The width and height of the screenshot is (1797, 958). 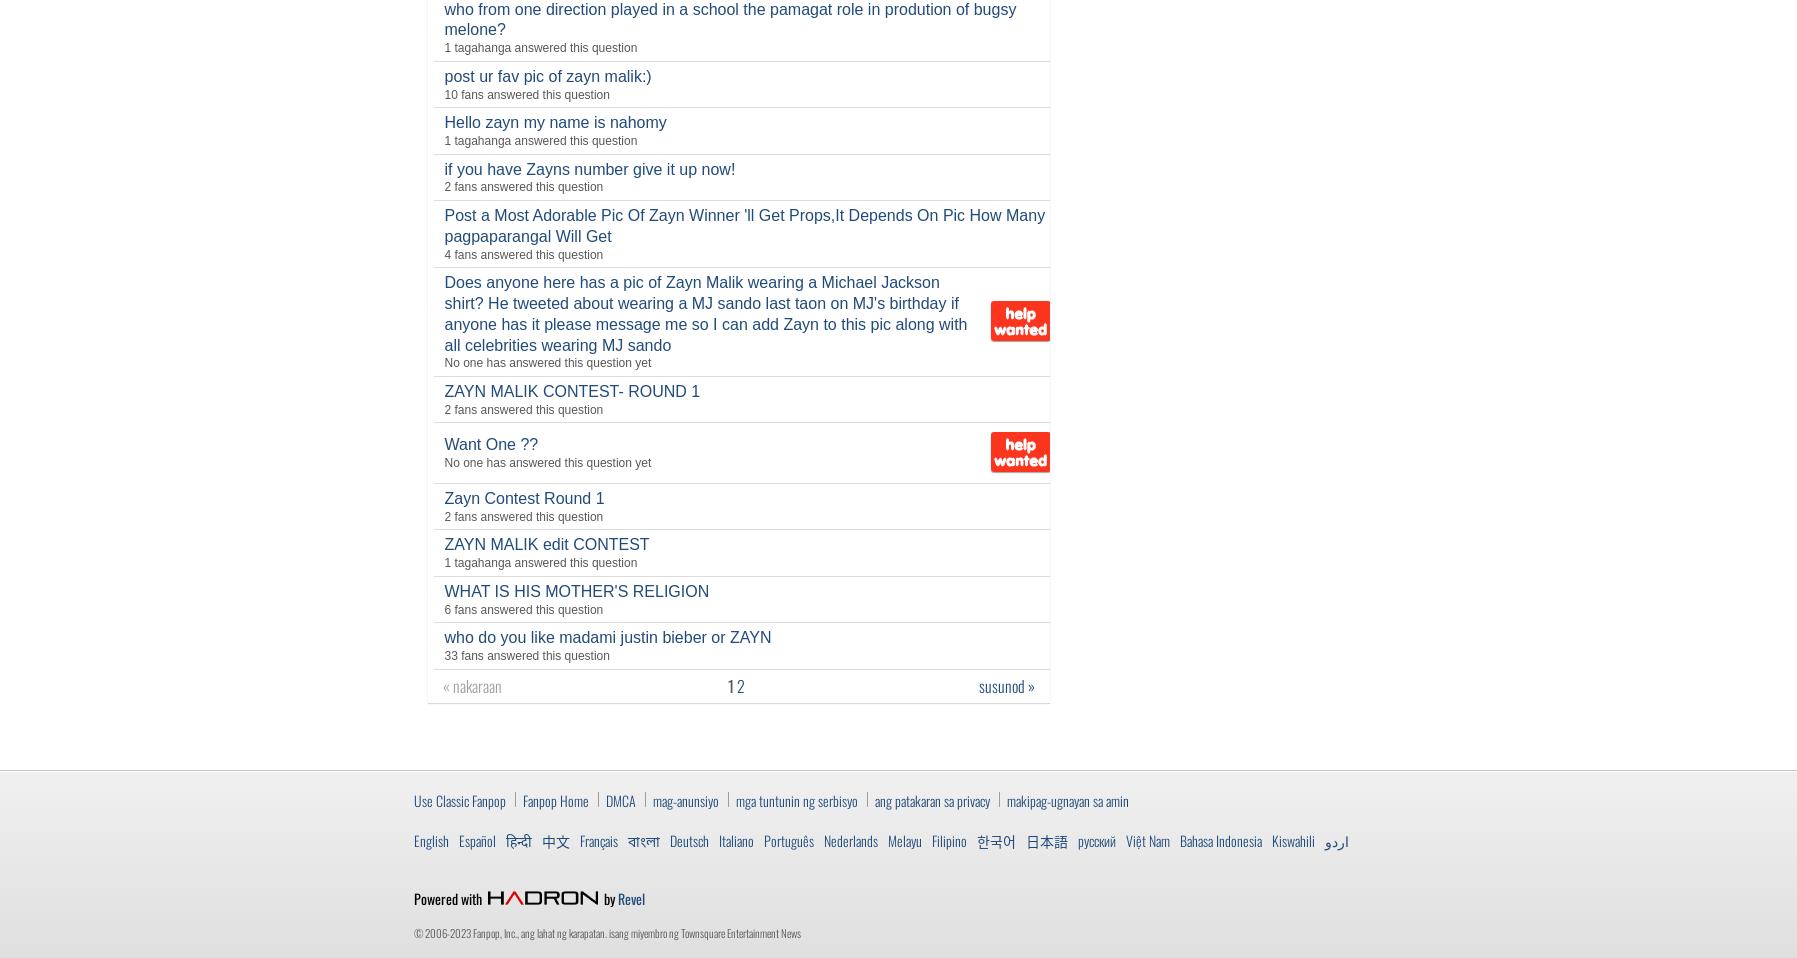 I want to click on 'Does anyone here has a pic of Zayn Malik wearing a Michael Jackson shirt? He tweeted about wearing a MJ sando last taon on MJ's birthday if anyone has it please message me so I can add Zayn to this pic along with all celebrities wearing MJ sando', so click(x=443, y=313).